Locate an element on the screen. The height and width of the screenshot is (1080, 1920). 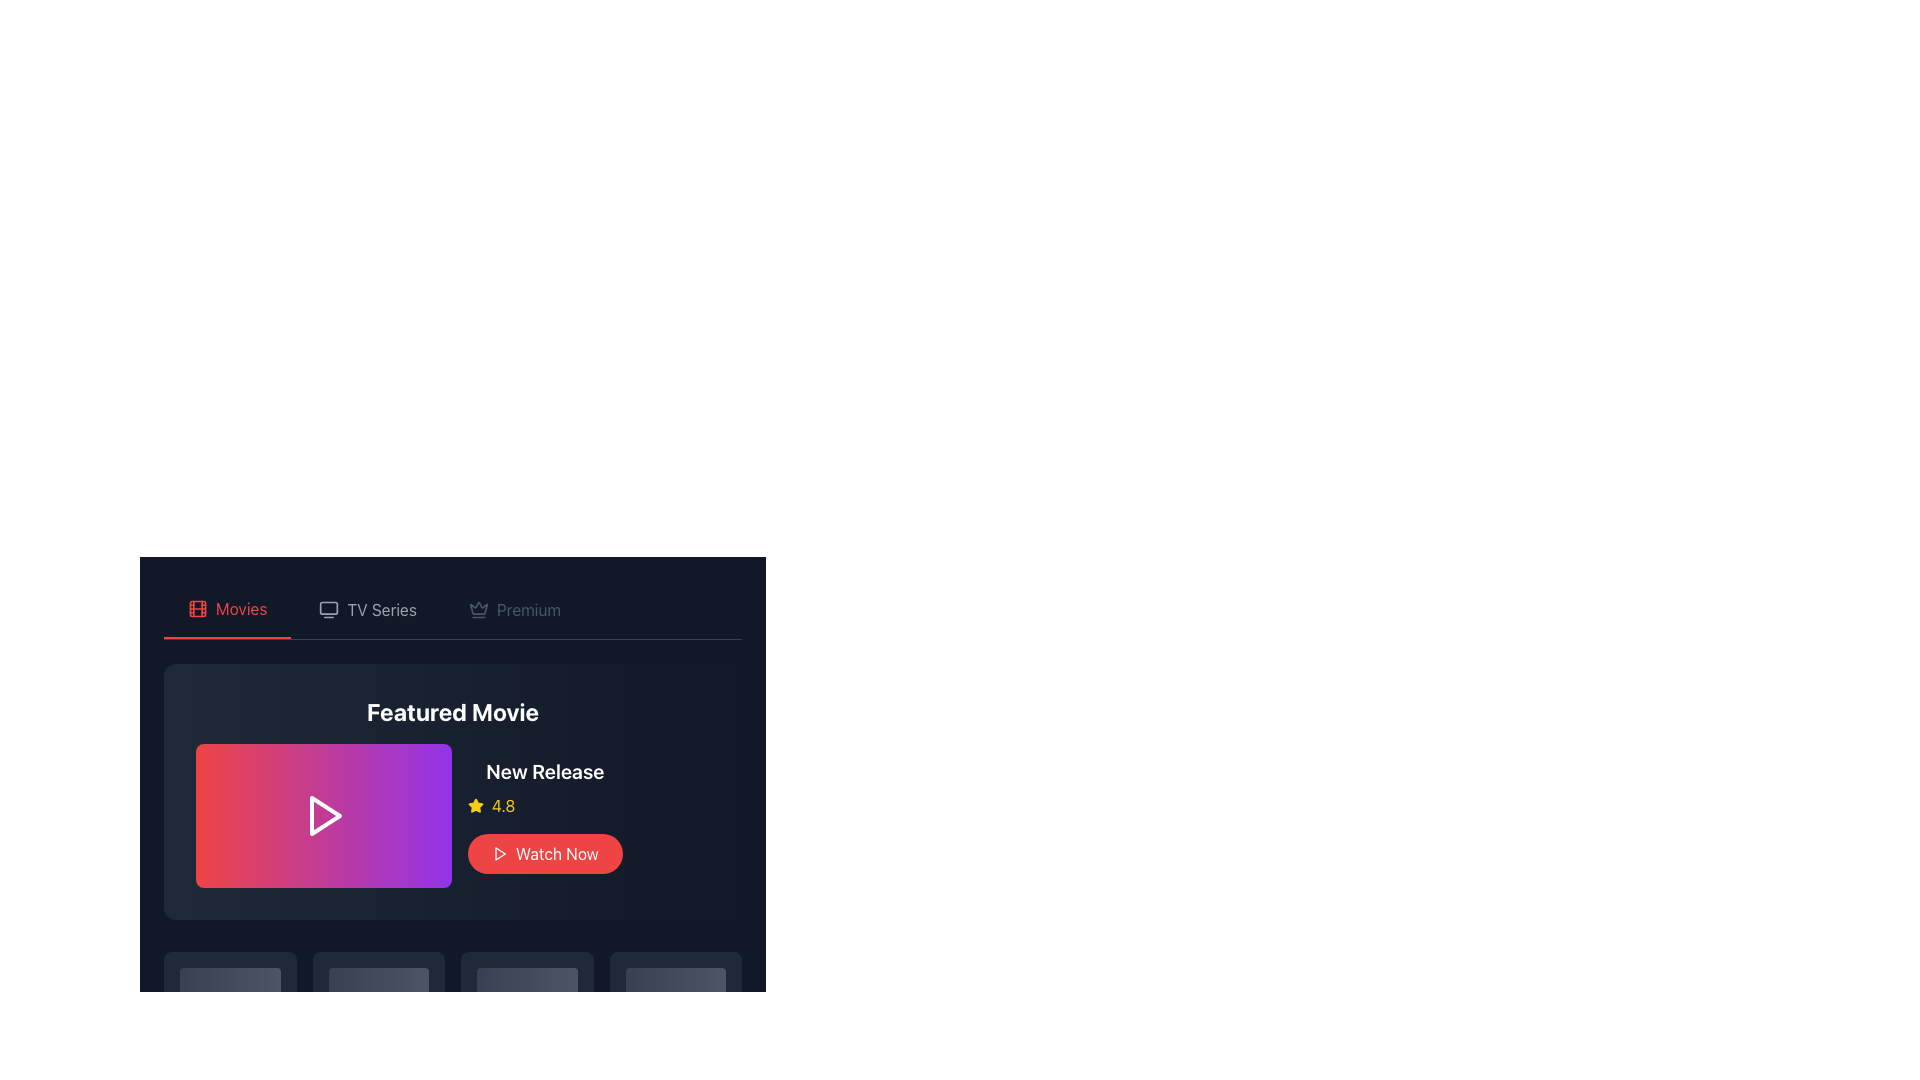
the text label displaying 'New Release', which is styled in bold, white font on a dark navy background and located above the rating and 'Watch Now' button is located at coordinates (545, 770).